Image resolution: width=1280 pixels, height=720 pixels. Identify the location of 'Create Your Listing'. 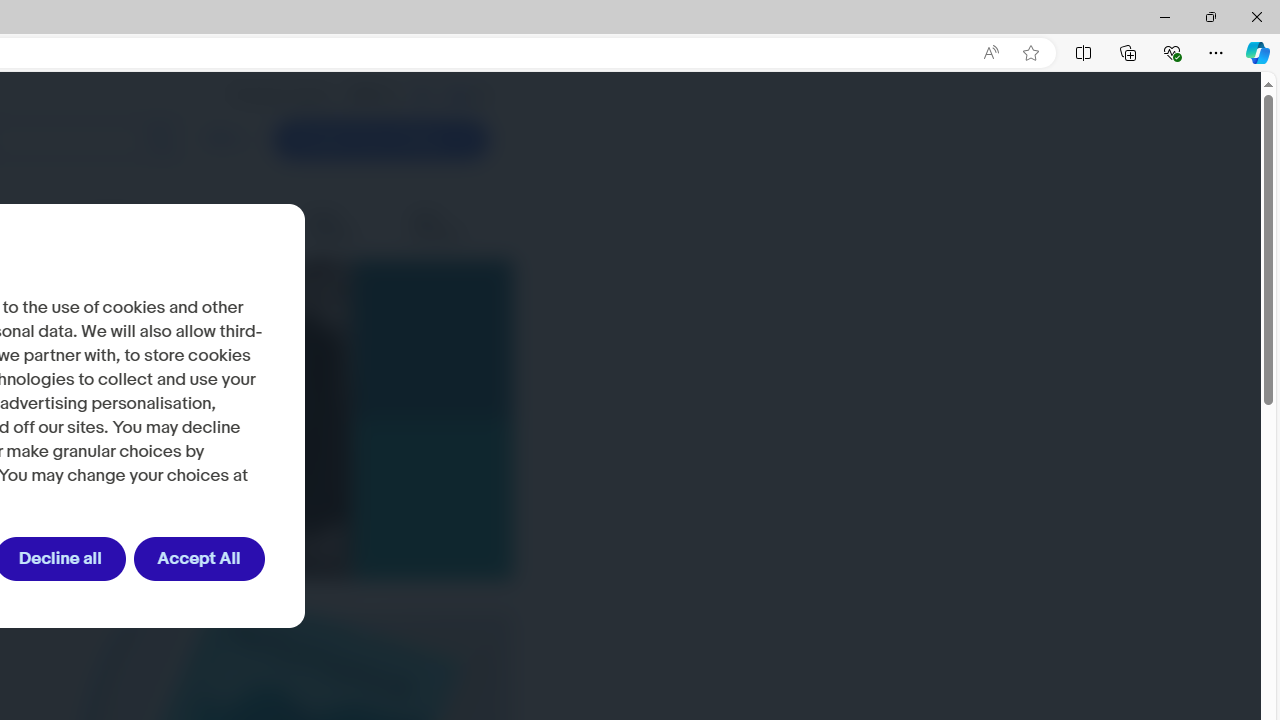
(381, 139).